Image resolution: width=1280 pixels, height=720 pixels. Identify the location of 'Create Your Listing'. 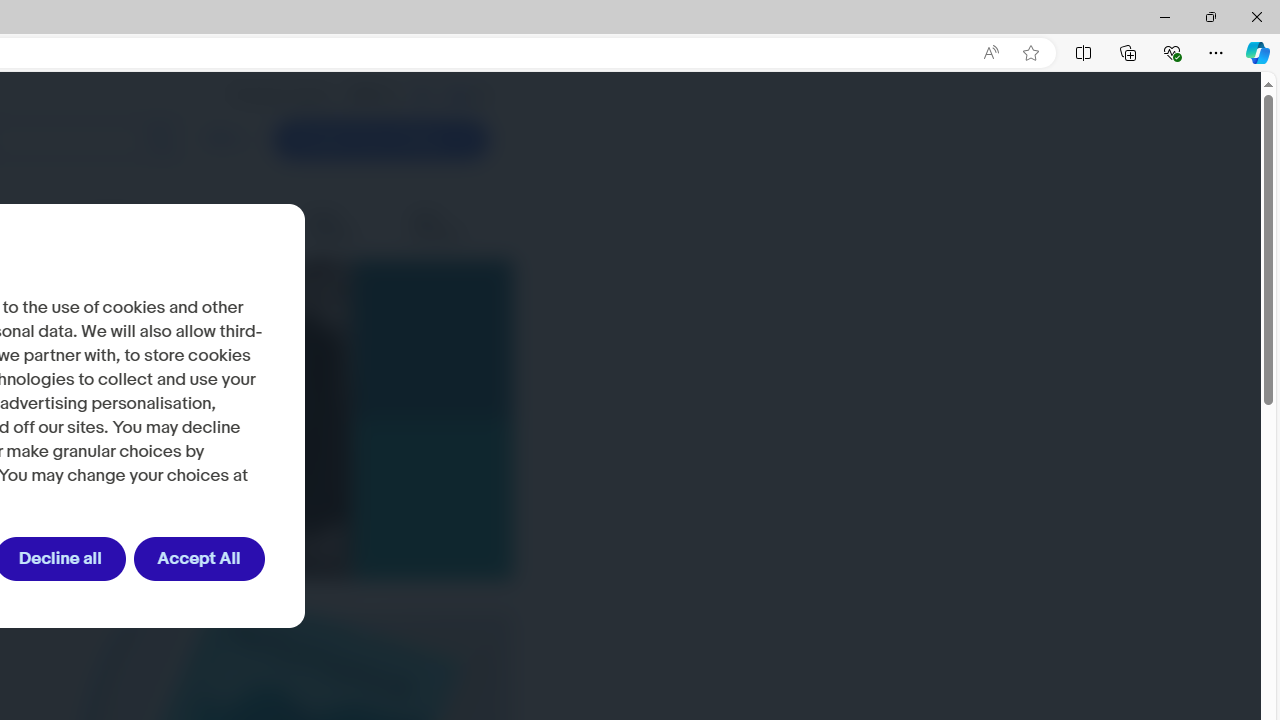
(381, 139).